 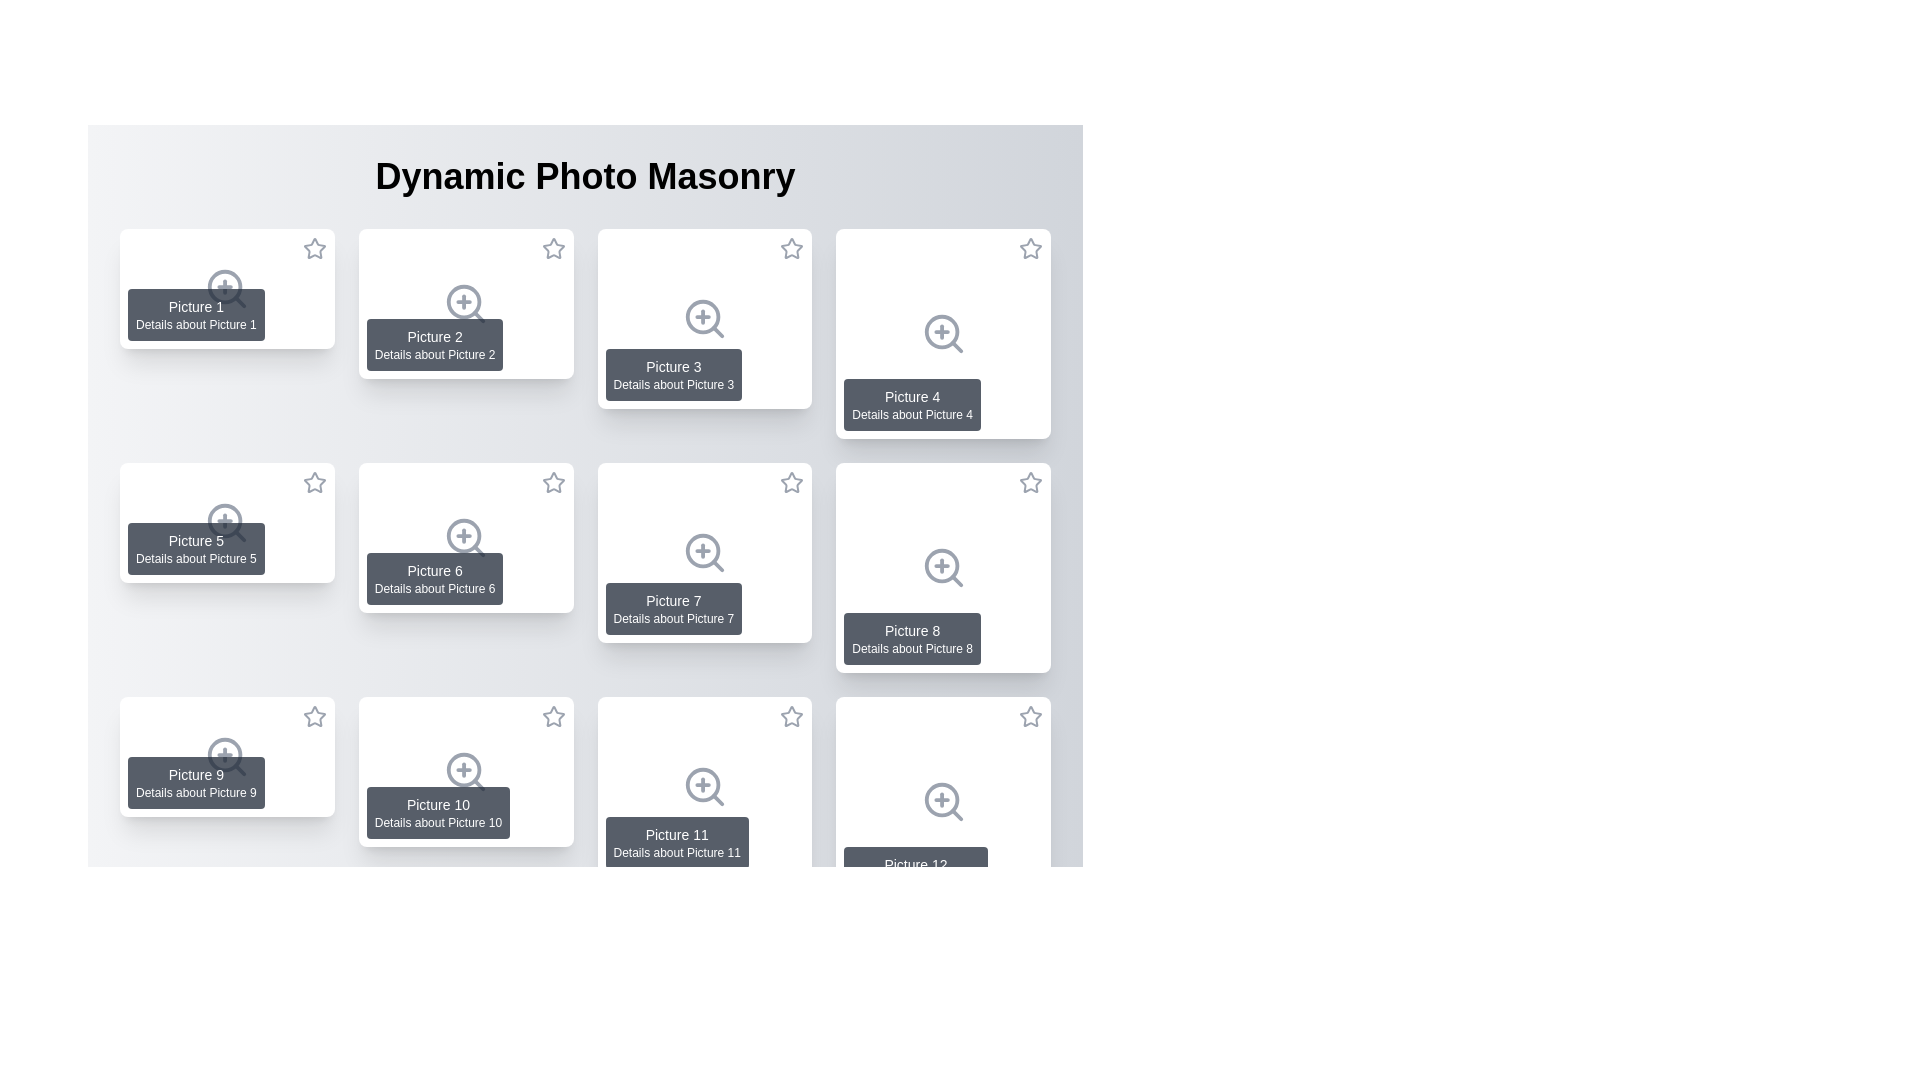 What do you see at coordinates (791, 486) in the screenshot?
I see `the star icon in the top-right corner of the card for 'Picture 7'` at bounding box center [791, 486].